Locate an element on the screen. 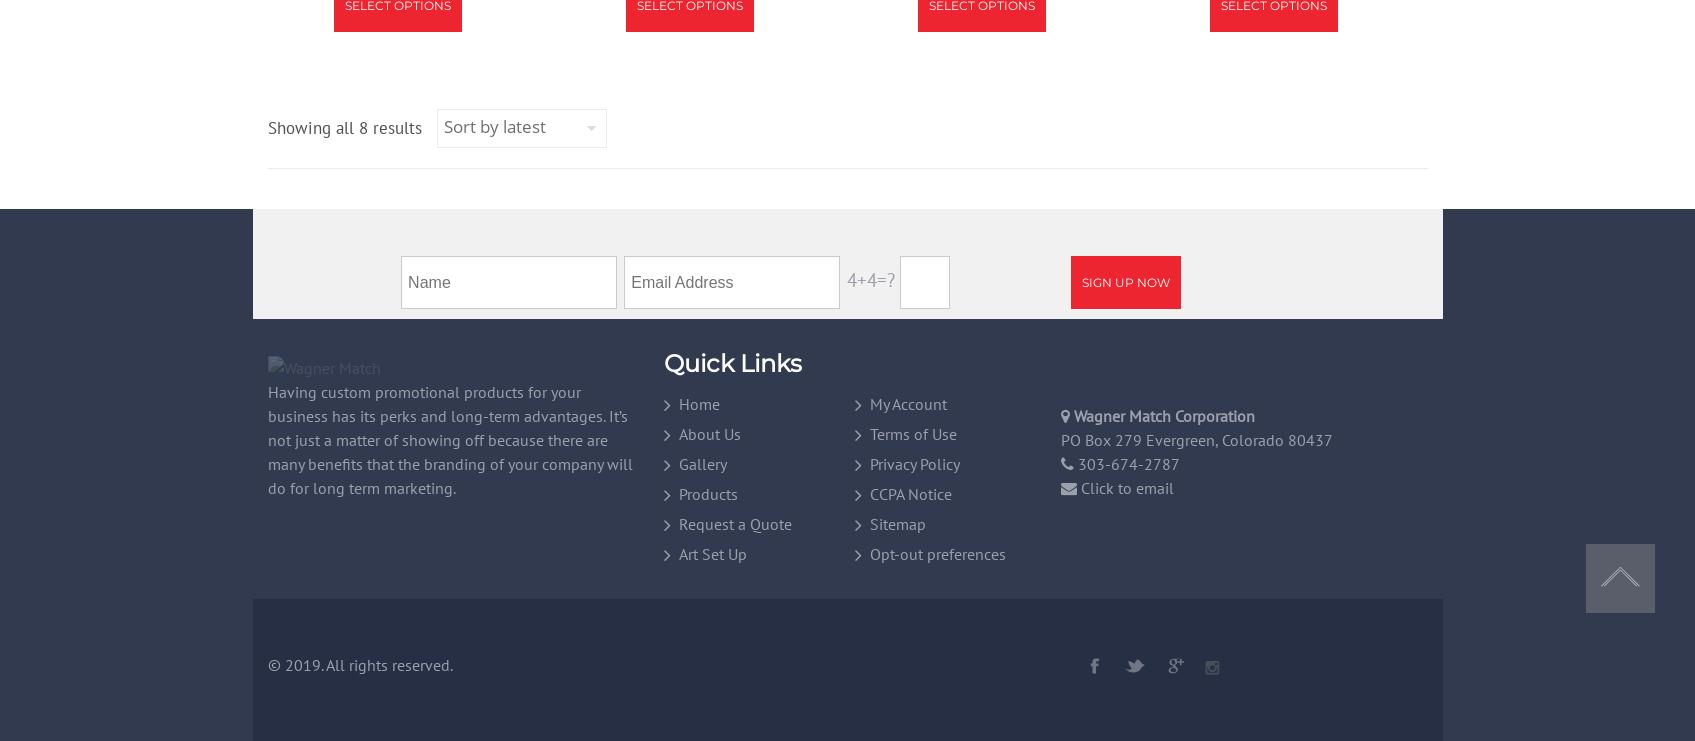 The height and width of the screenshot is (741, 1695). 'CCPA Notice' is located at coordinates (910, 492).